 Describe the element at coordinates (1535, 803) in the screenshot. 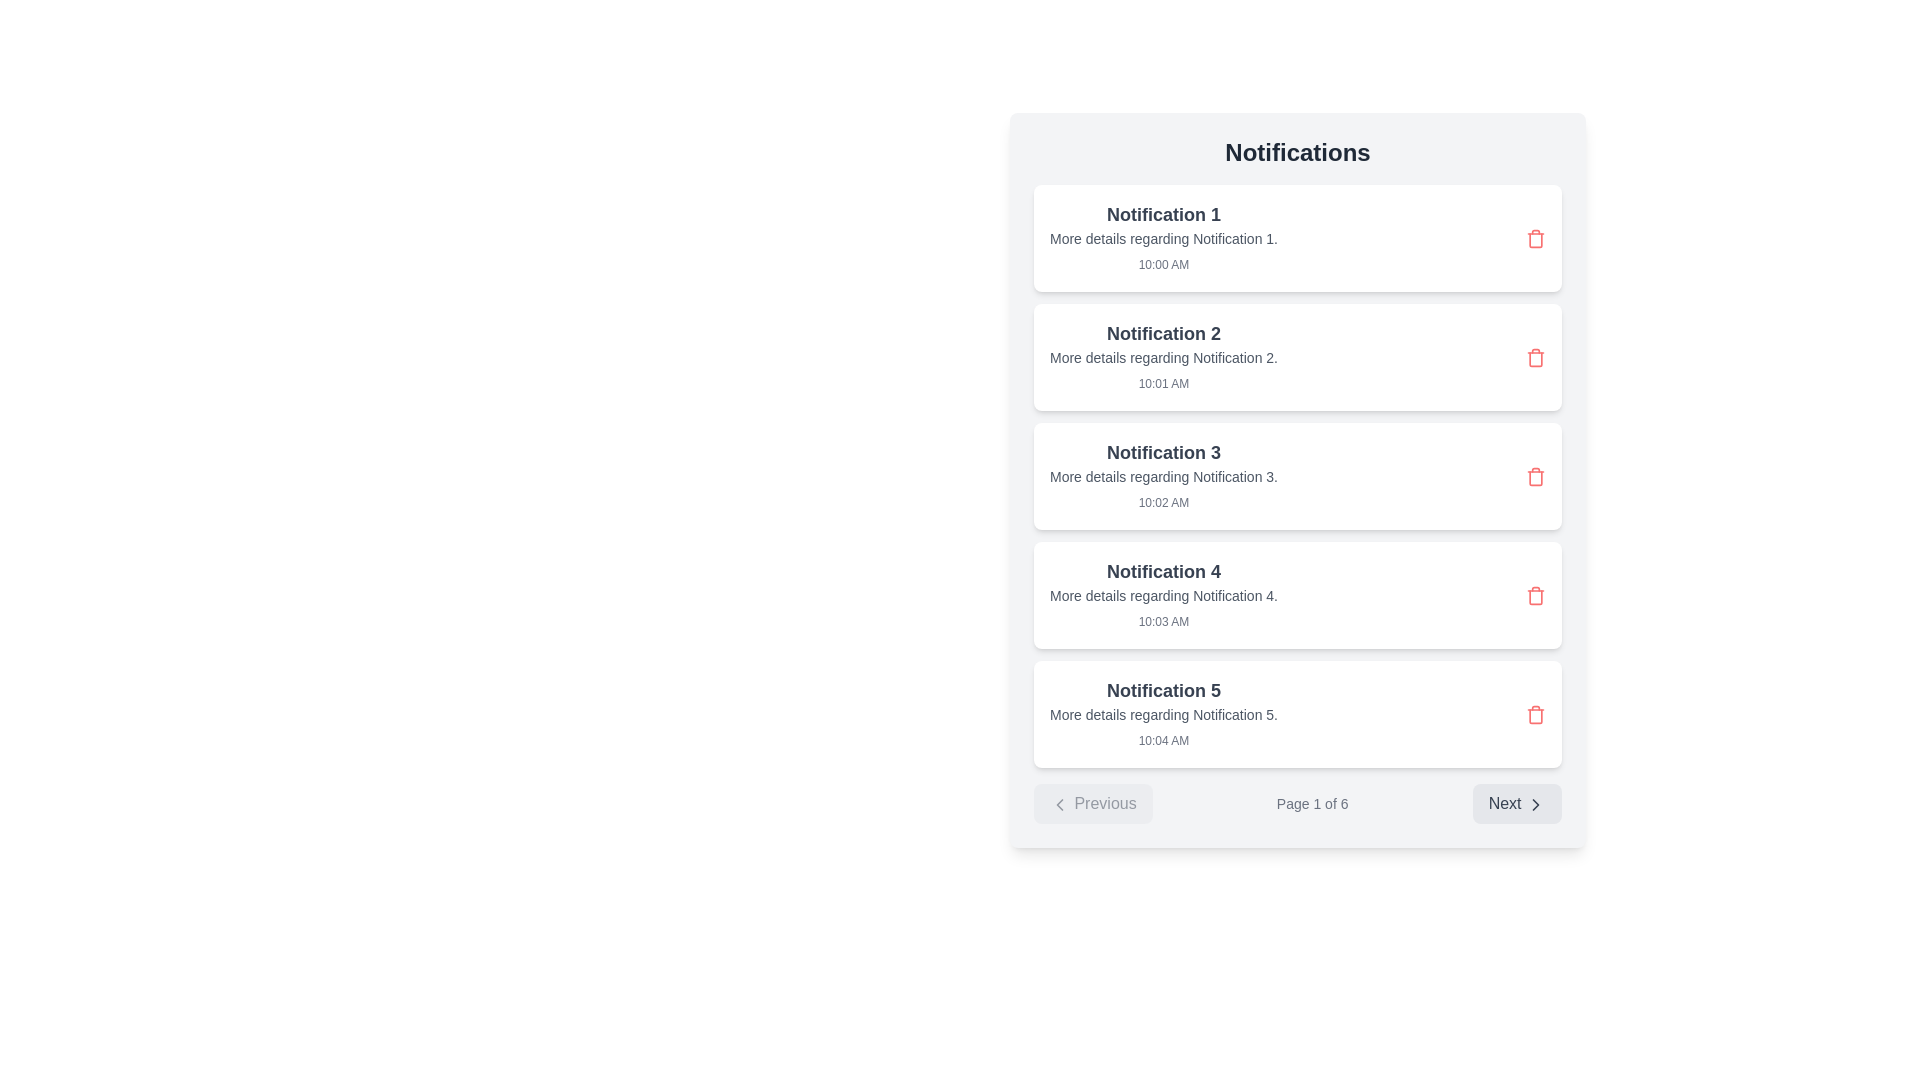

I see `the 'Next' button located at the bottom-right corner of the UI layout, which is represented by a rightward-pointing chevron icon` at that location.